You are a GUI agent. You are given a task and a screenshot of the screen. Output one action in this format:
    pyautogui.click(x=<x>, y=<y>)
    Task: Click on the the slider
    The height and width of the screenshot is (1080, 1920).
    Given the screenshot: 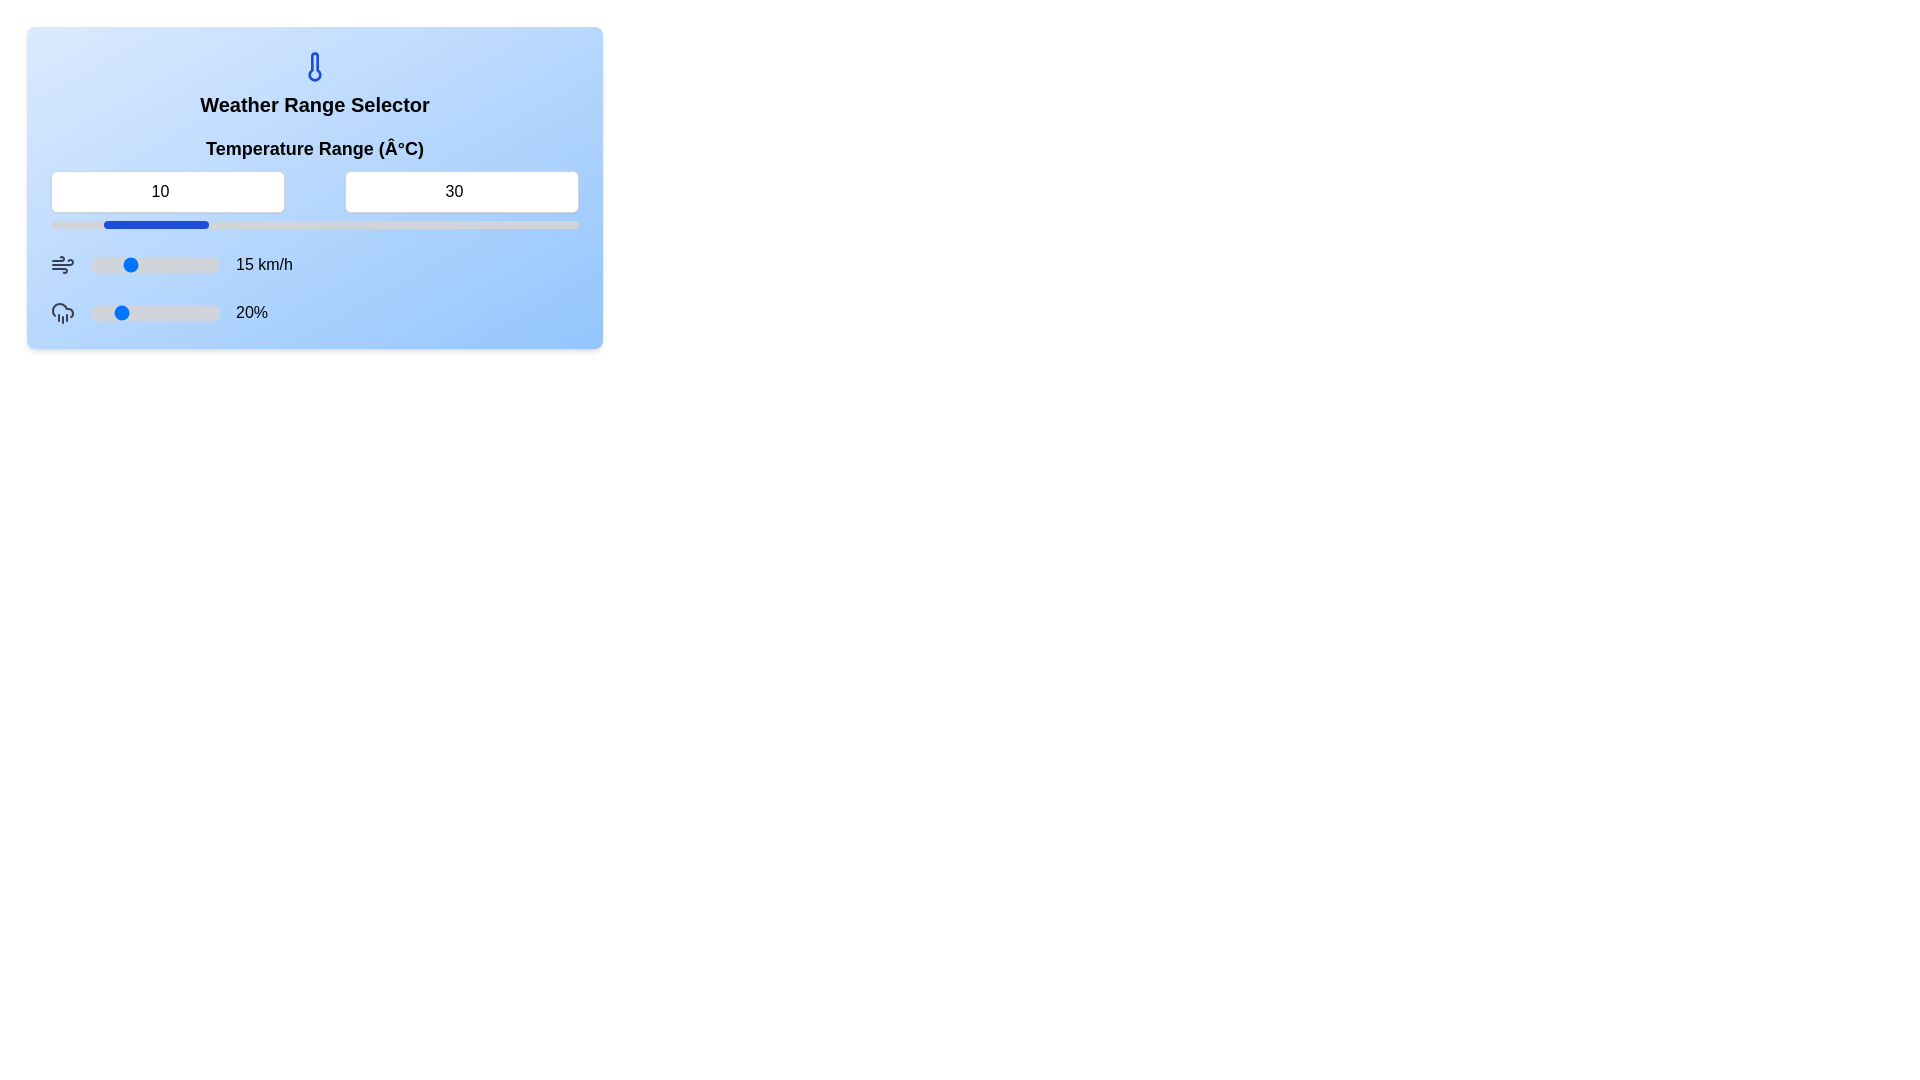 What is the action you would take?
    pyautogui.click(x=122, y=312)
    